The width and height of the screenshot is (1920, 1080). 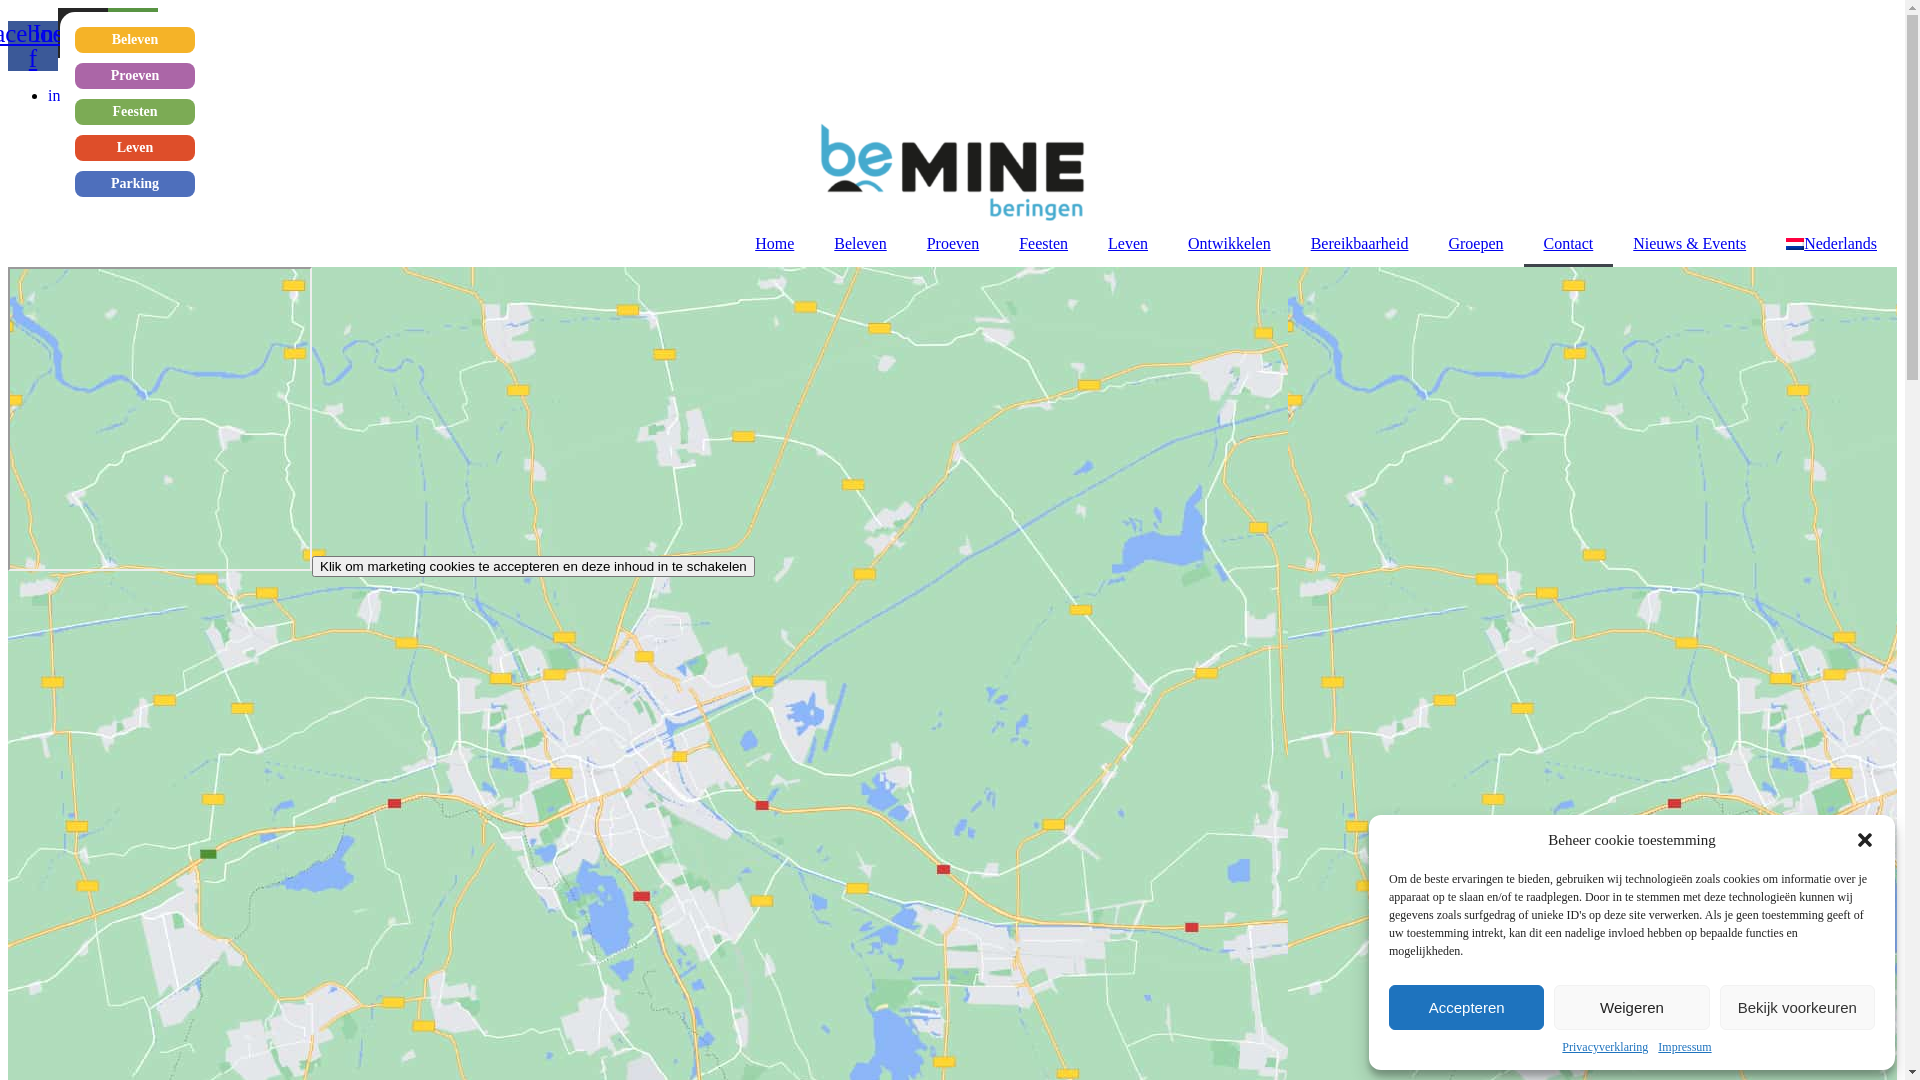 What do you see at coordinates (104, 94) in the screenshot?
I see `'info@beMINE.be'` at bounding box center [104, 94].